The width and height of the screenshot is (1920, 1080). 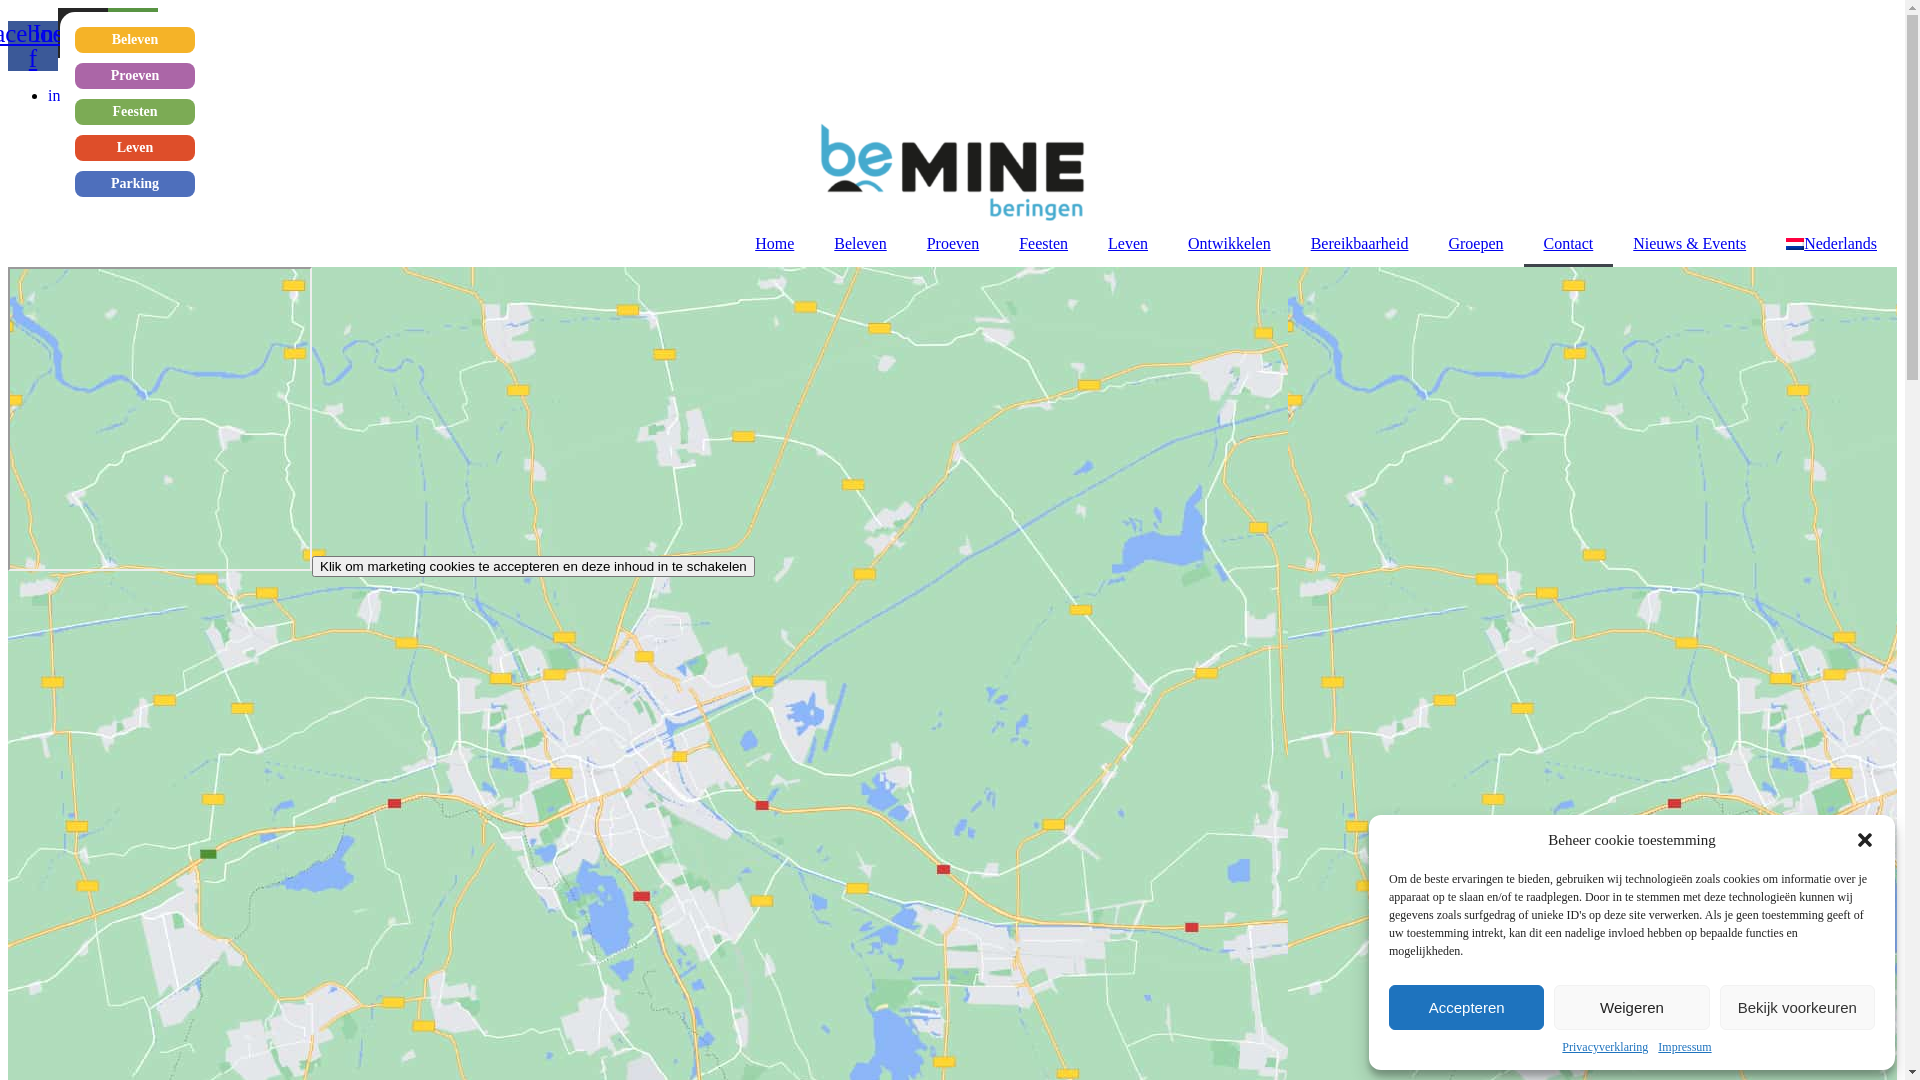 What do you see at coordinates (104, 94) in the screenshot?
I see `'info@beMINE.be'` at bounding box center [104, 94].